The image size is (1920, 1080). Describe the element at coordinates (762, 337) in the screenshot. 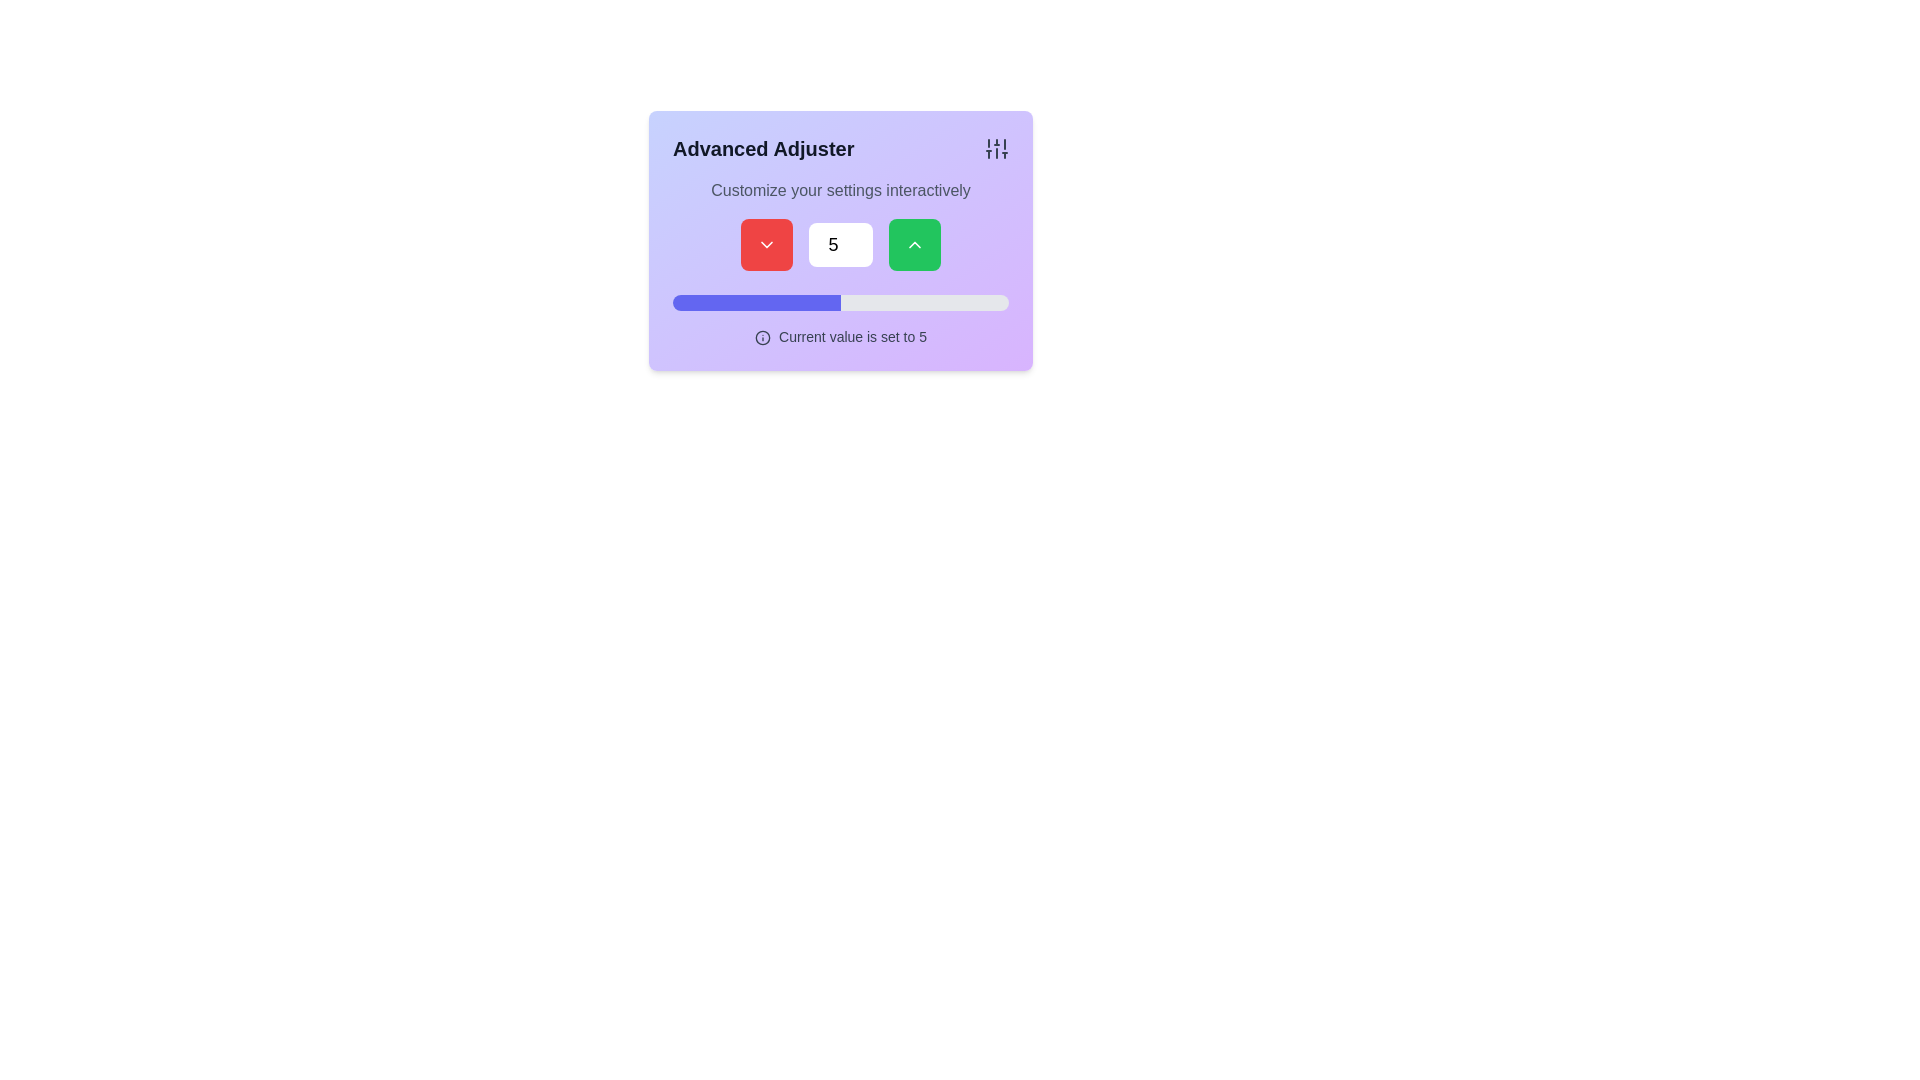

I see `the Information icon (SVG), which is a circular icon with a hollow circle and a vertical line, located to the left of the text 'Current value is set to 5.' below the horizontal slider bar, to trigger a tooltip` at that location.